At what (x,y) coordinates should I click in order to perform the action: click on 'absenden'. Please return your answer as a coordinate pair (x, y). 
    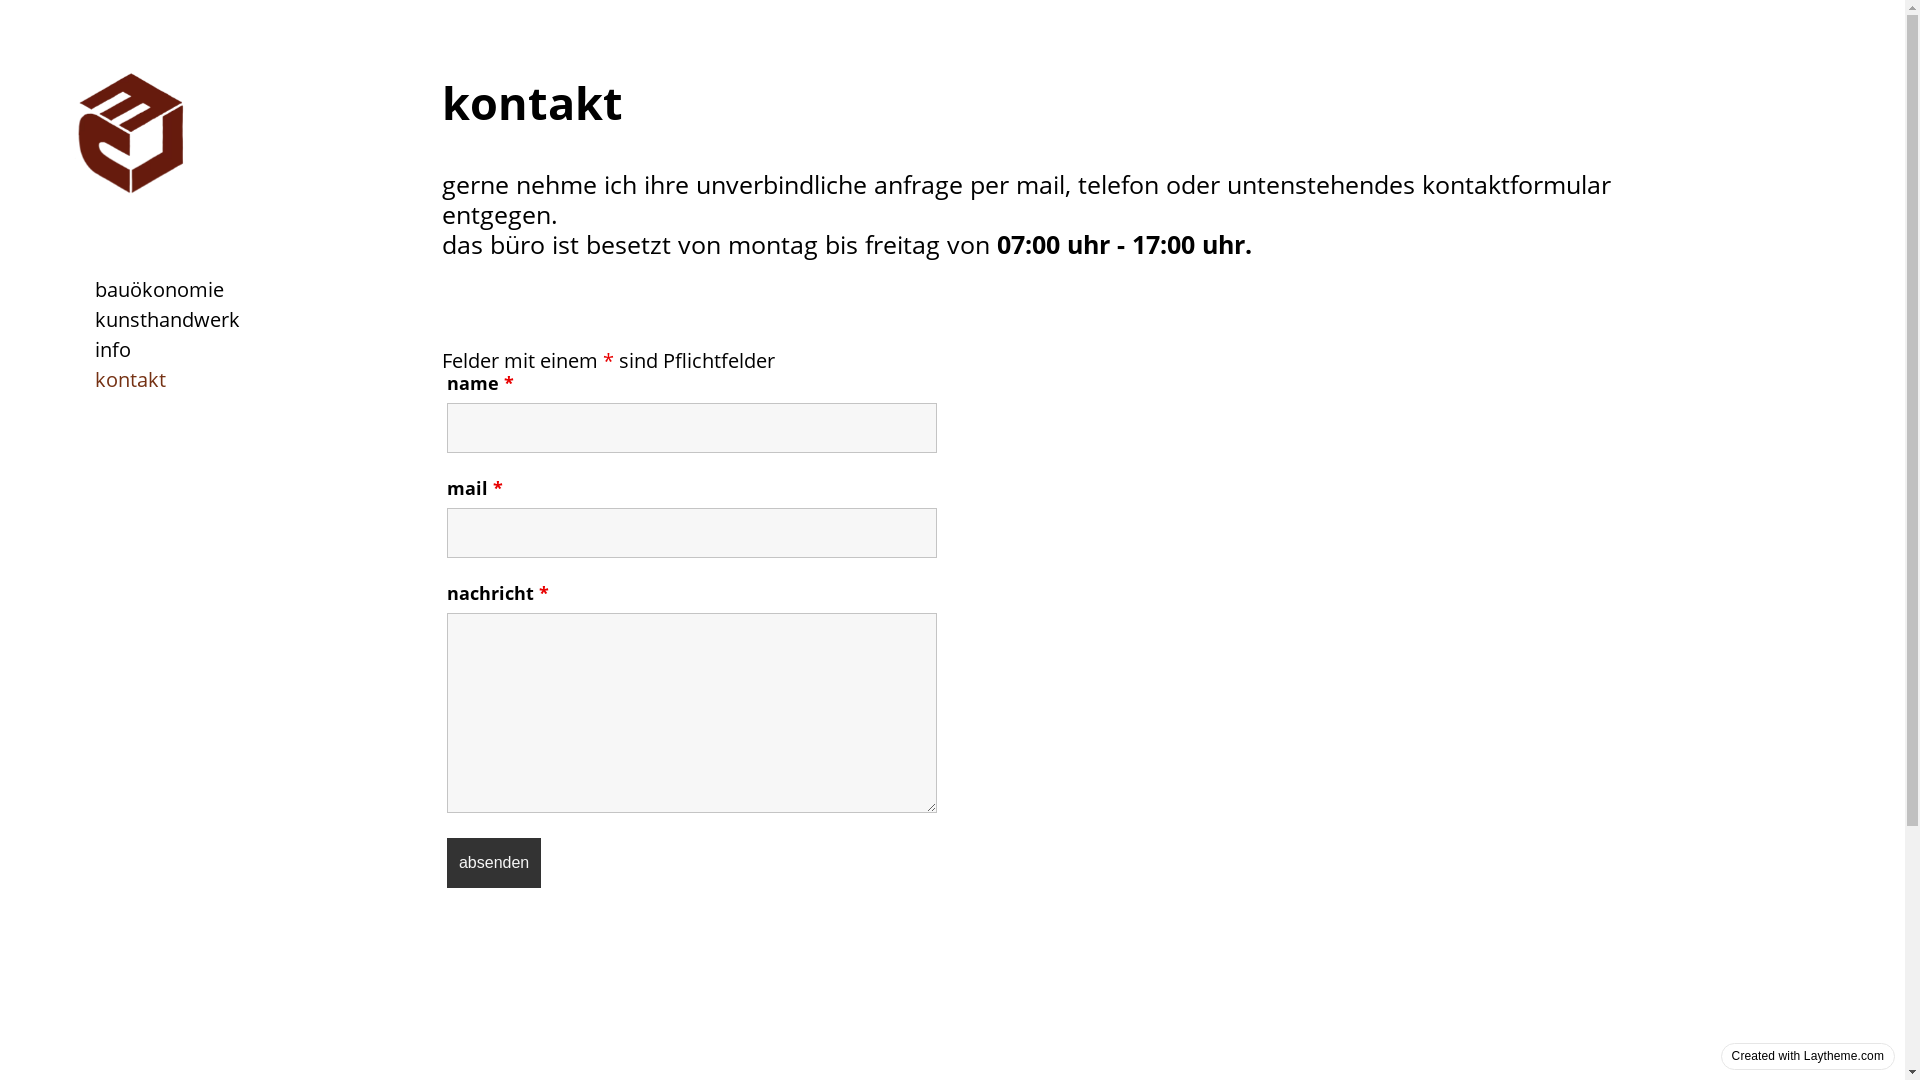
    Looking at the image, I should click on (445, 862).